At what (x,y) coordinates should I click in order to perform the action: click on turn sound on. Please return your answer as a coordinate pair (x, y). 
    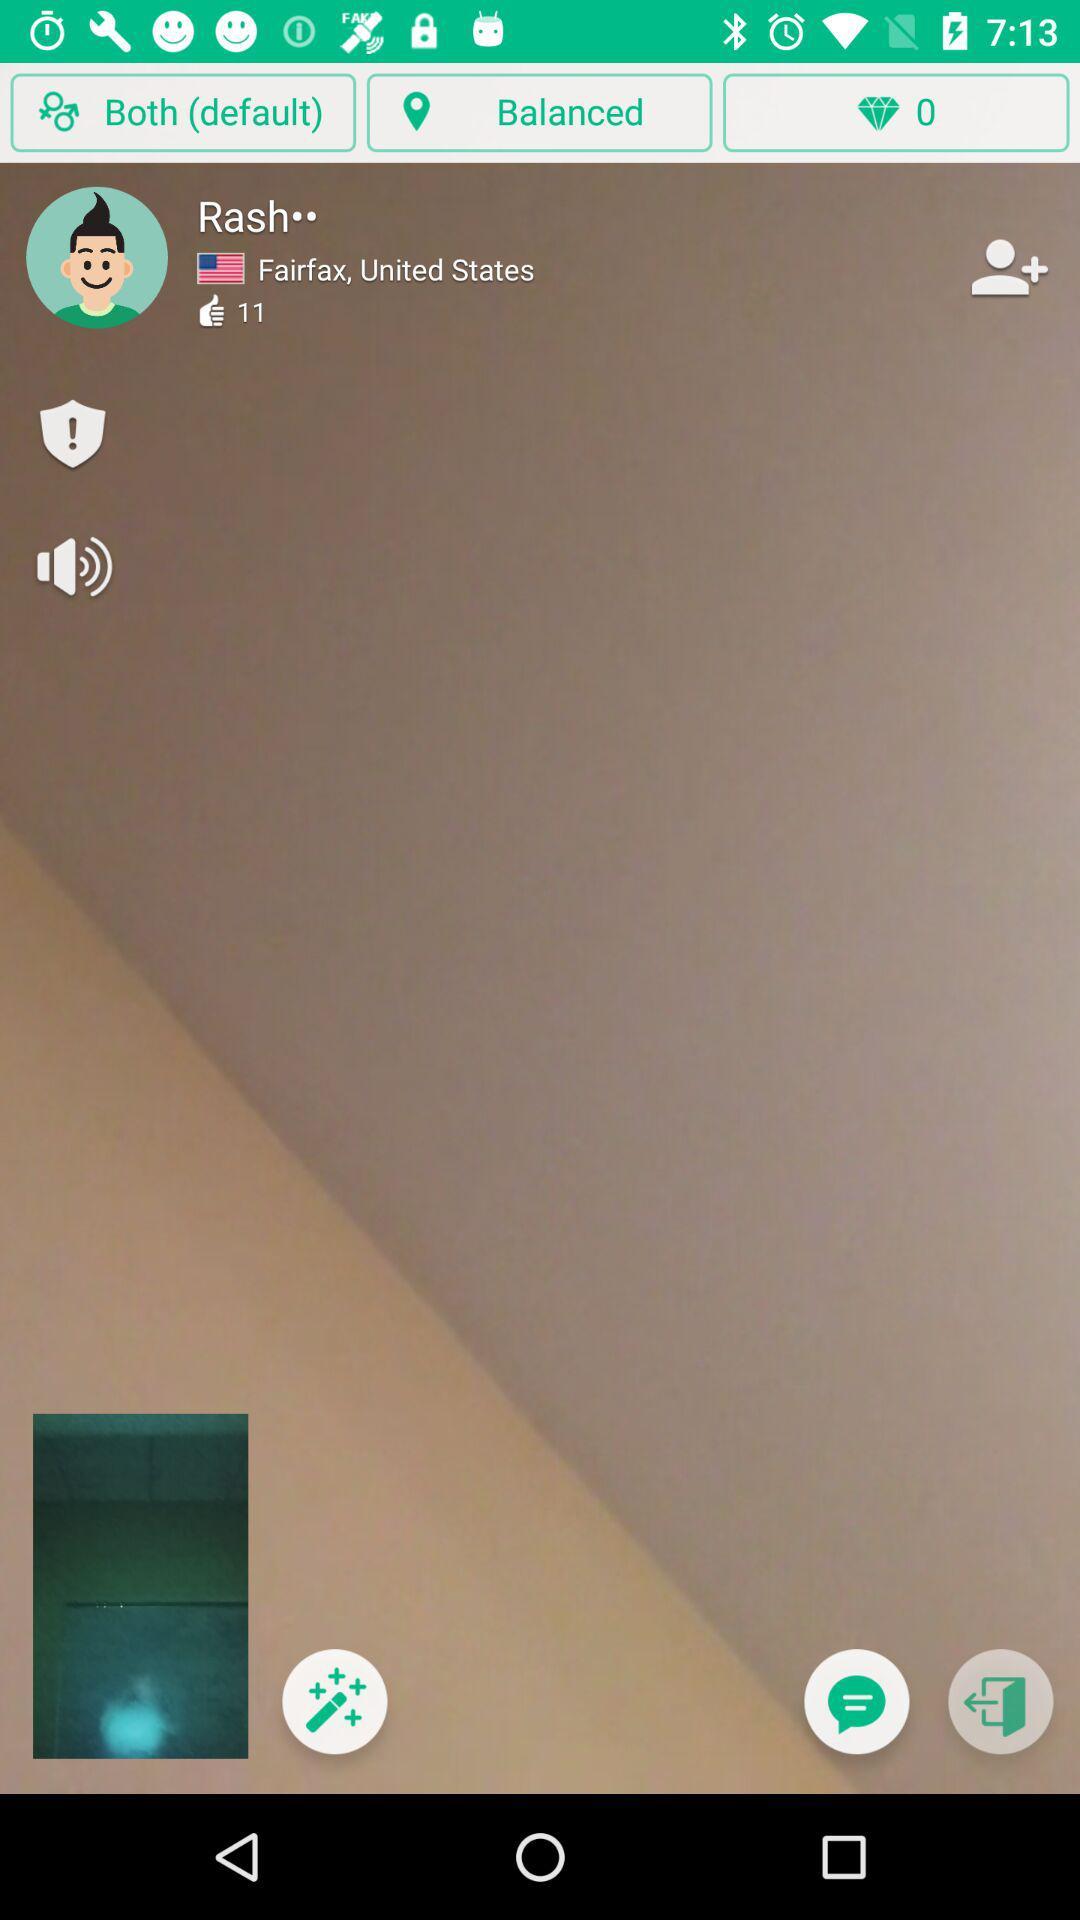
    Looking at the image, I should click on (71, 565).